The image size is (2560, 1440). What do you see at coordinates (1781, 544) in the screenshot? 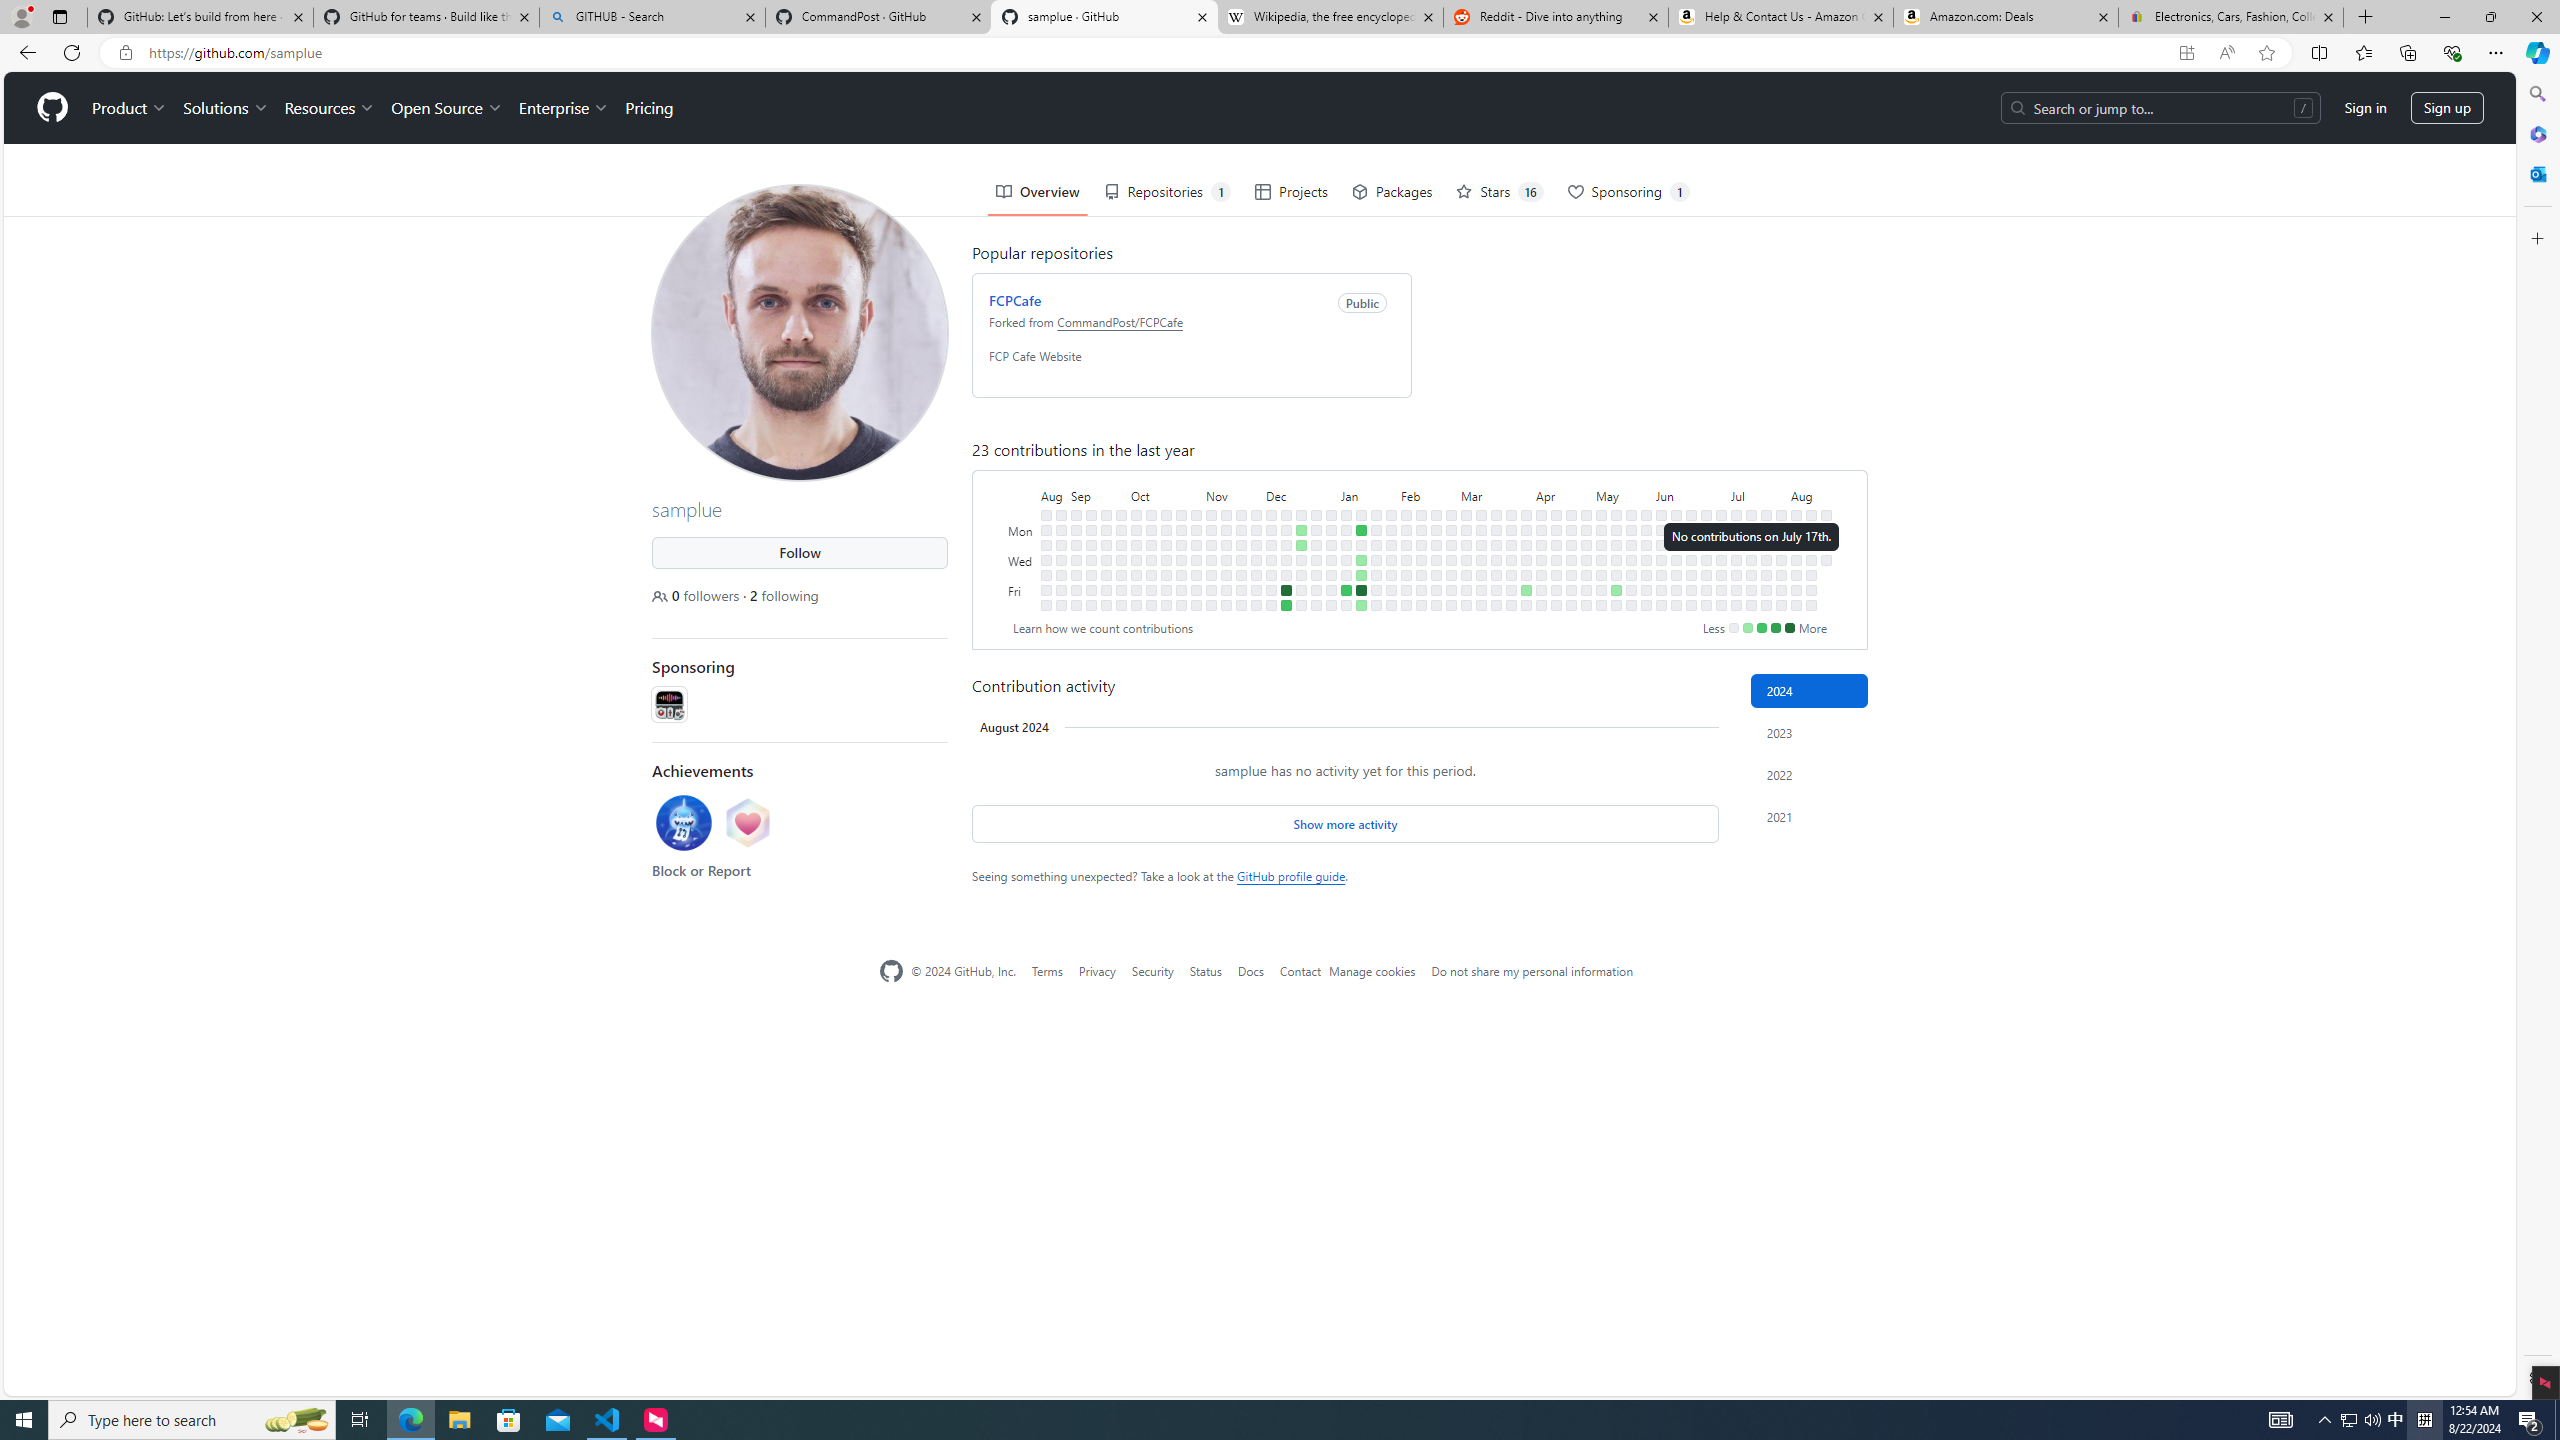
I see `'No contributions on July 30th.'` at bounding box center [1781, 544].